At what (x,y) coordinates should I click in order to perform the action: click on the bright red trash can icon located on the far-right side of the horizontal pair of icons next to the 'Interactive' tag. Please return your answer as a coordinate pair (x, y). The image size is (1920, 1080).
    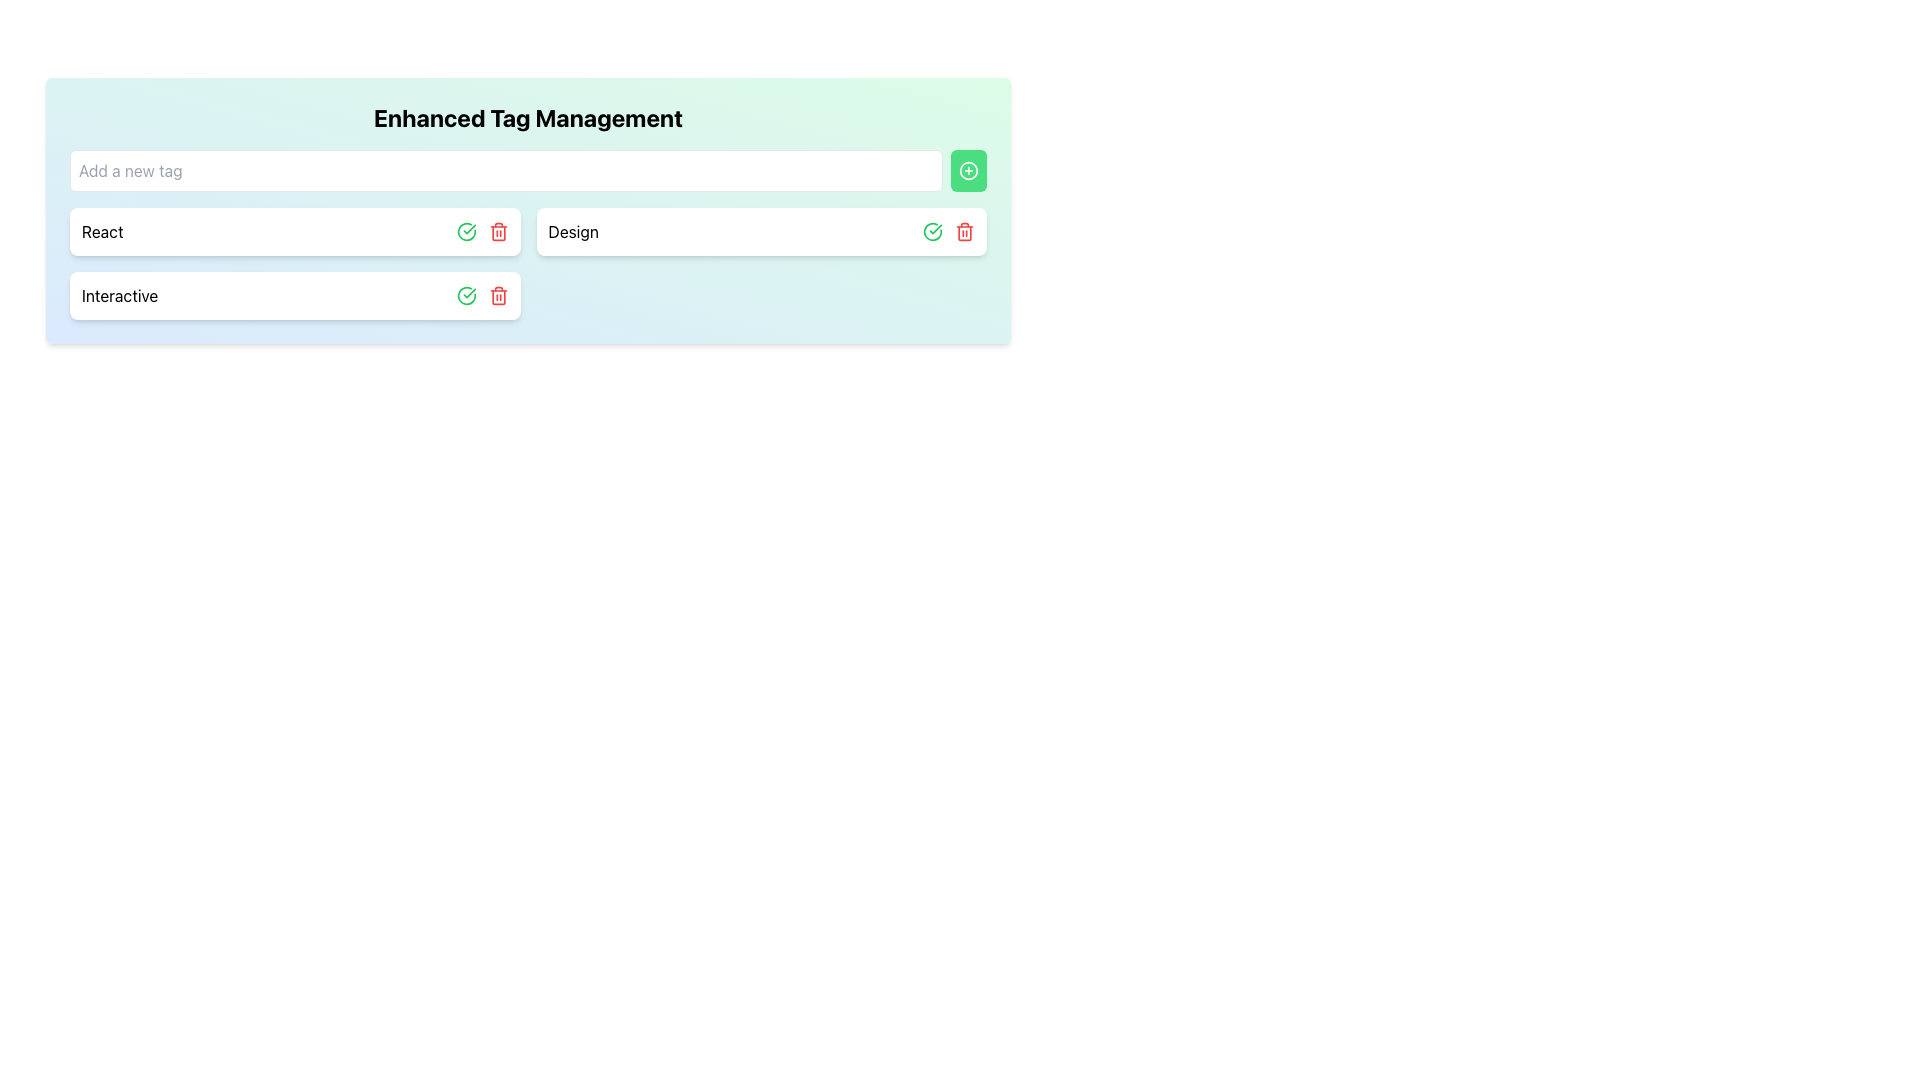
    Looking at the image, I should click on (498, 296).